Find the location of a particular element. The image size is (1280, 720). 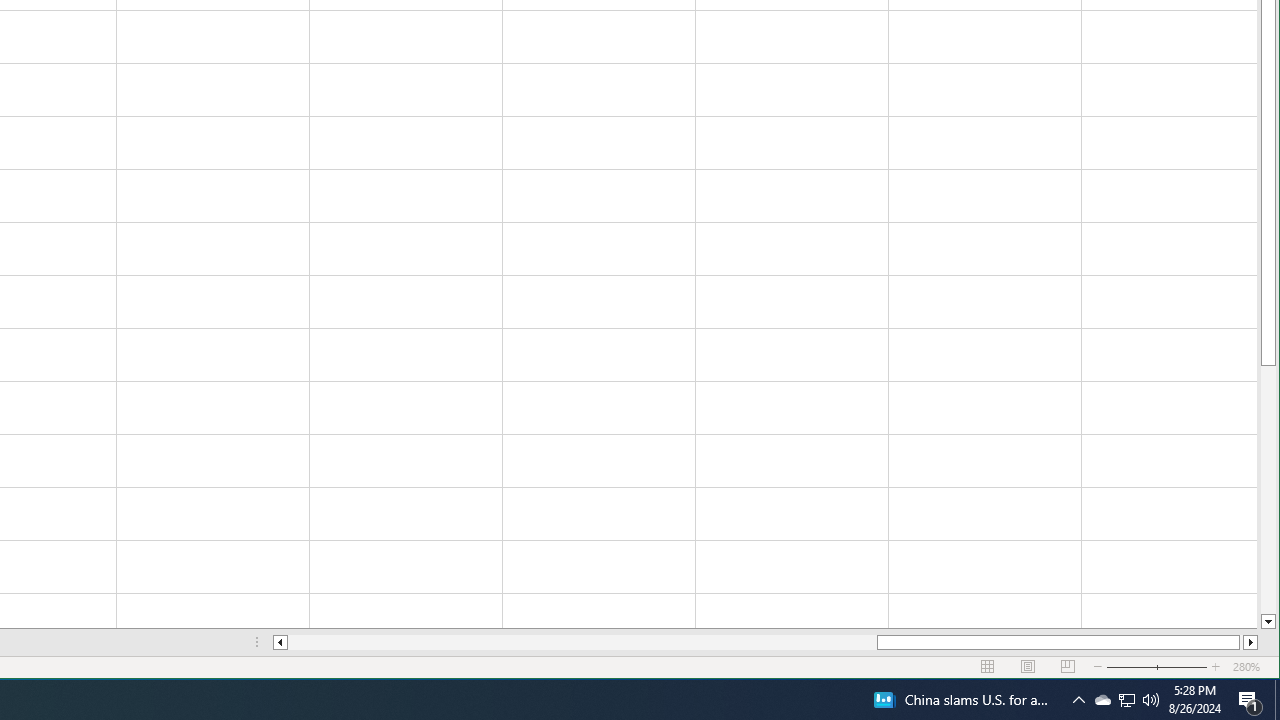

'Zoom In' is located at coordinates (1215, 667).